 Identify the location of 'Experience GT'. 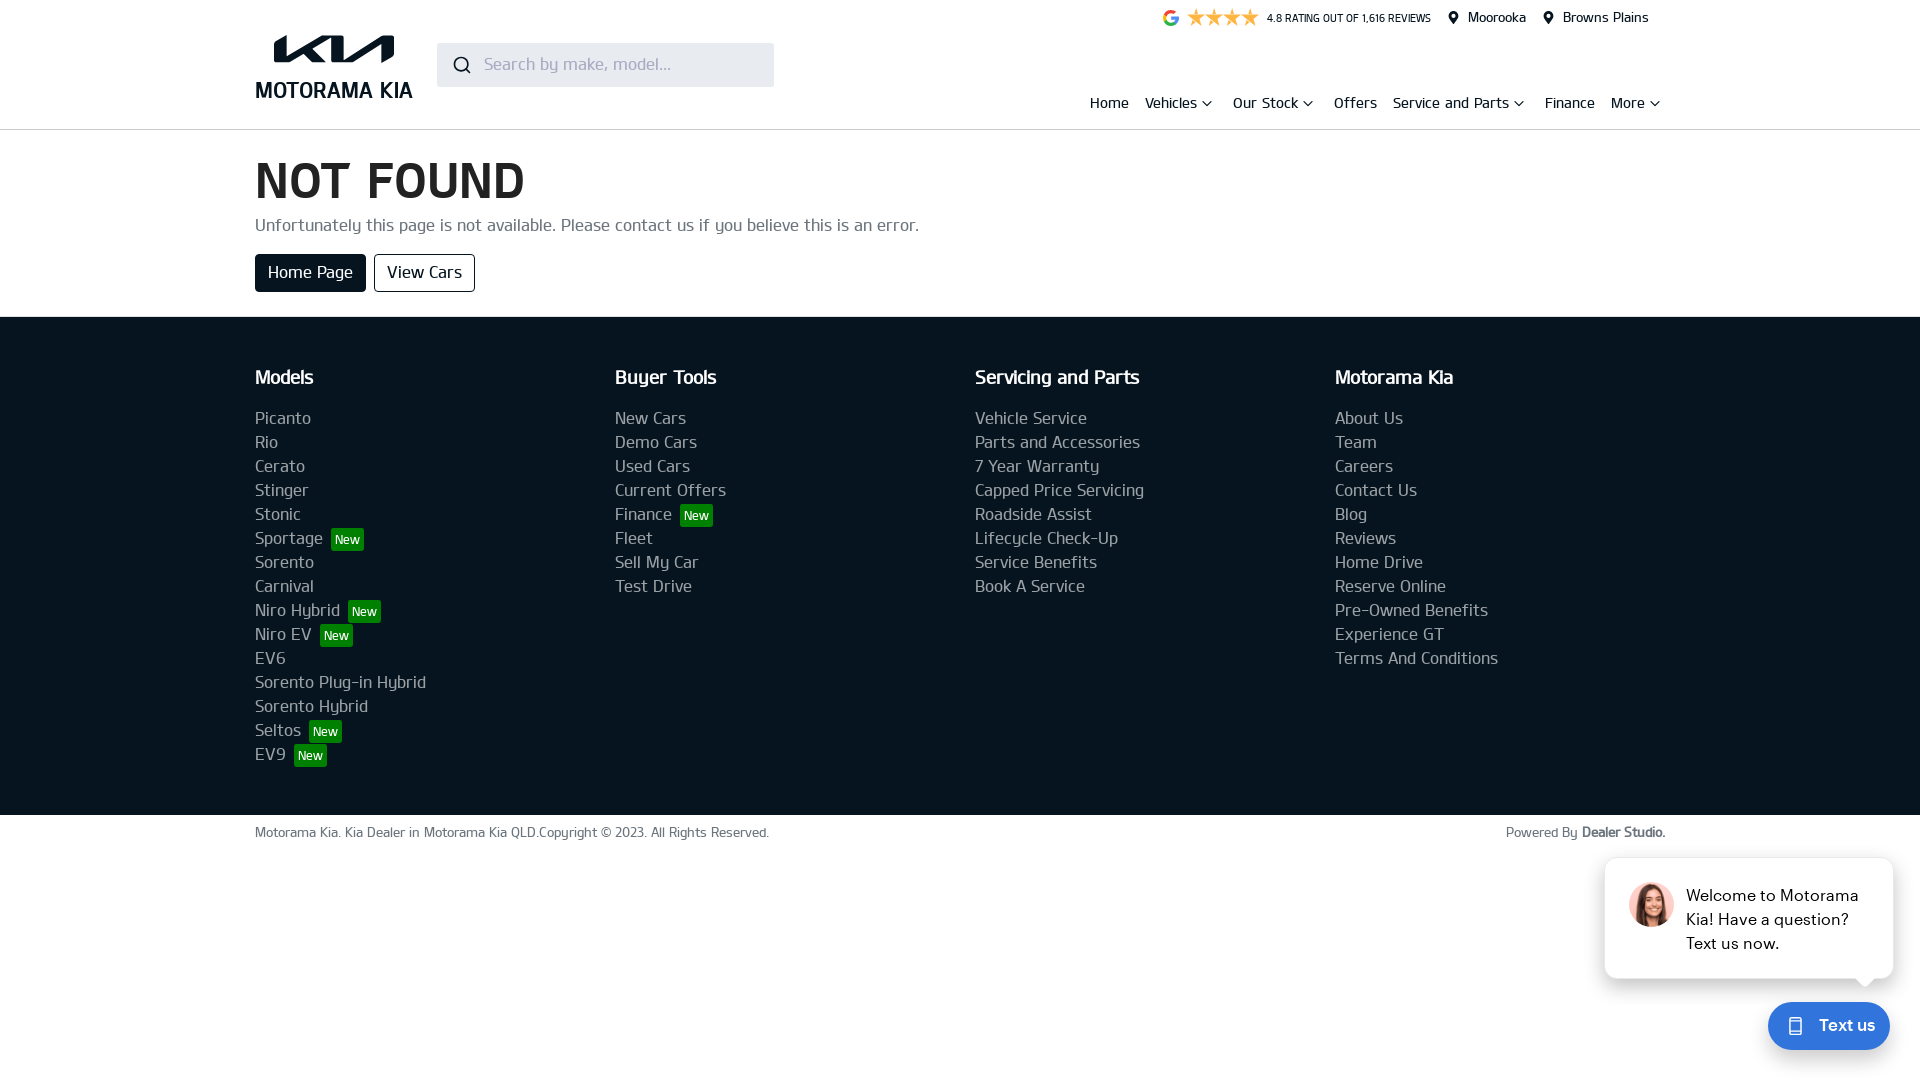
(1388, 634).